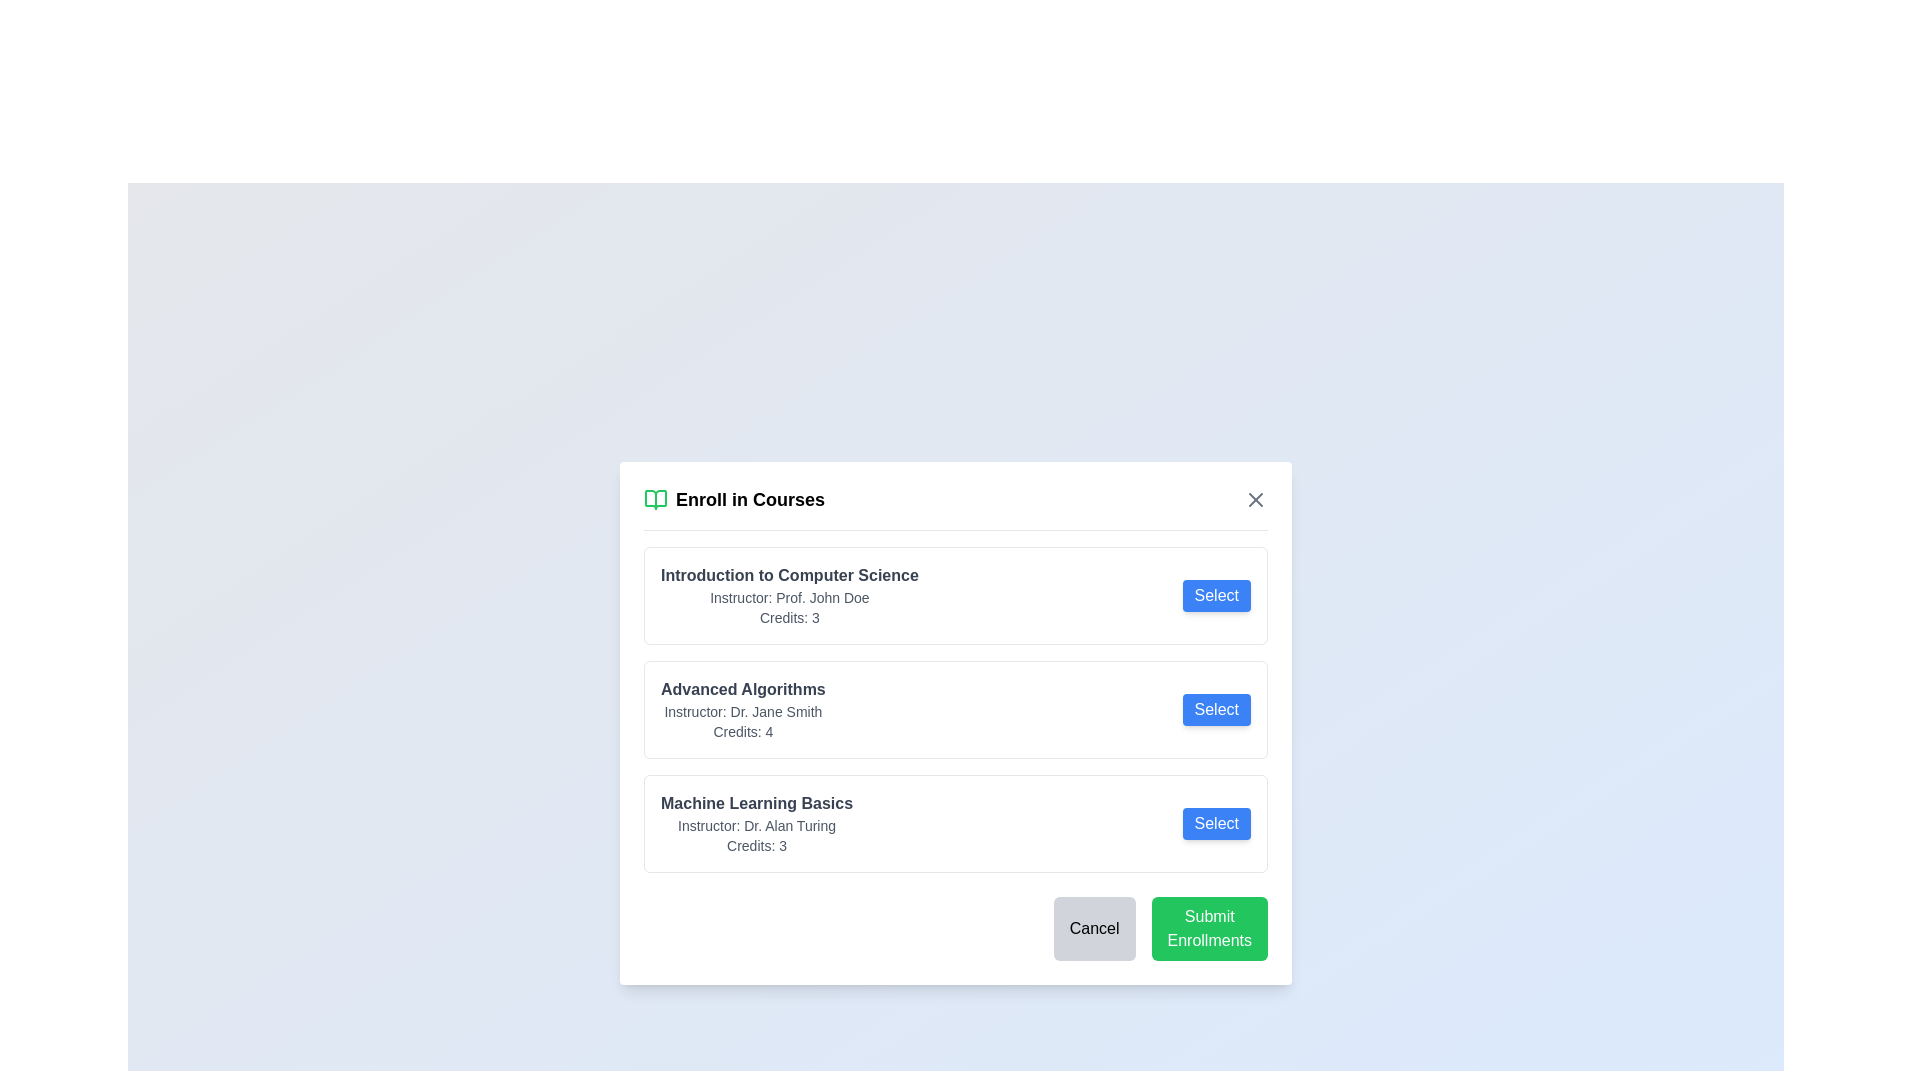  What do you see at coordinates (1215, 823) in the screenshot?
I see `the 'Select' button, which is a rectangular button with rounded corners and a blue background, located at the bottom of the course details for 'Machine Learning Basics'` at bounding box center [1215, 823].